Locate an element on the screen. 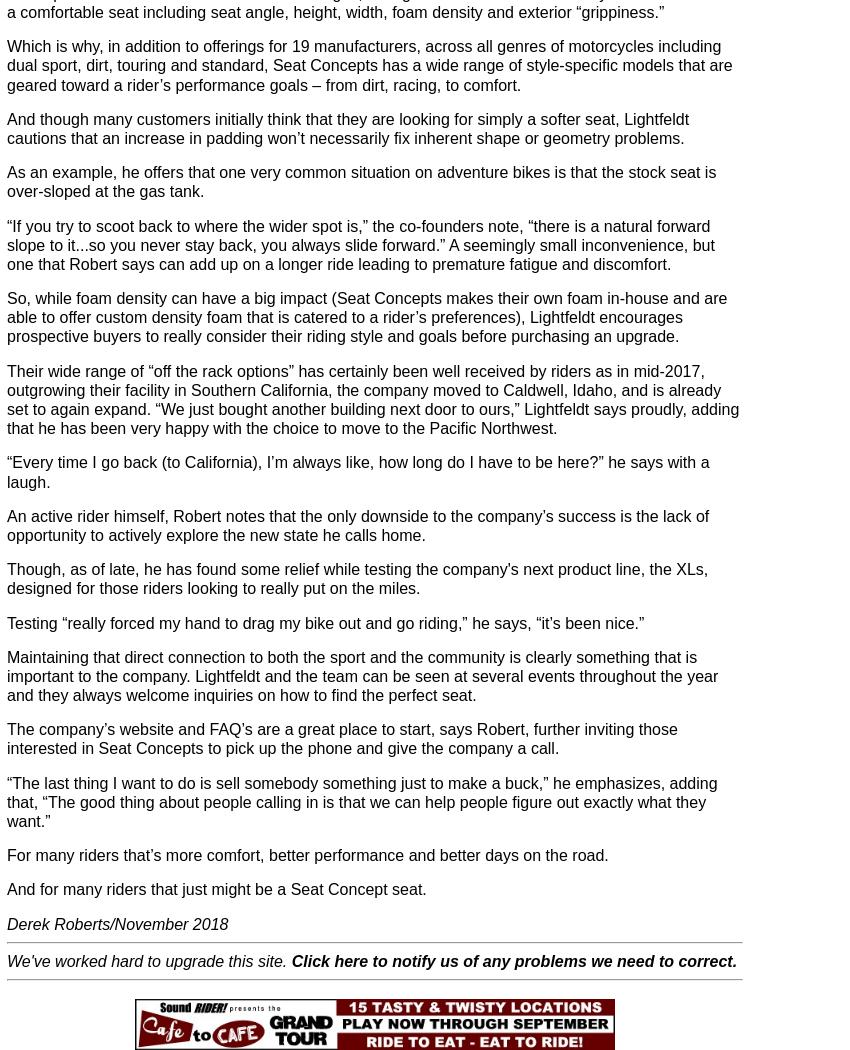 The width and height of the screenshot is (850, 1050). 'For many riders that’s more comfort, better performance and better days on
    the road.' is located at coordinates (5, 855).